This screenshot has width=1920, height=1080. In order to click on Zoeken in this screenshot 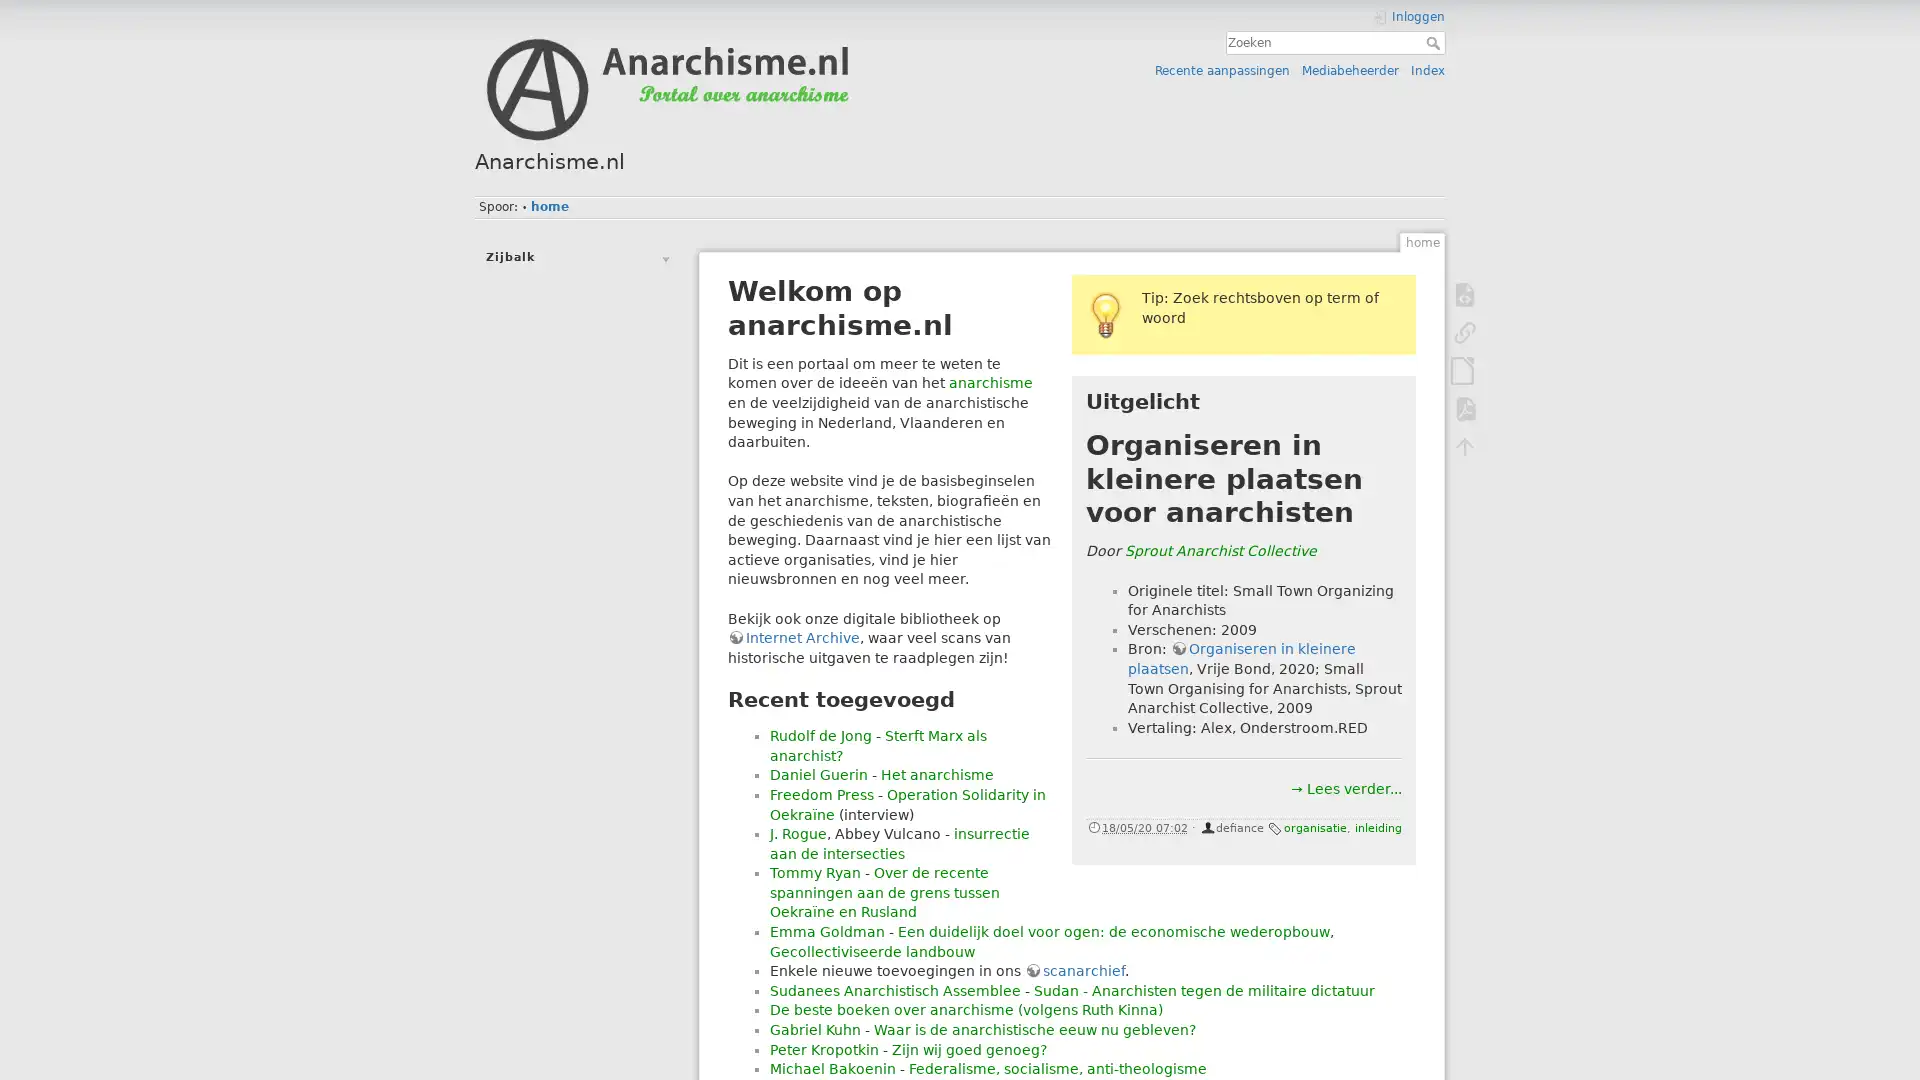, I will do `click(1434, 42)`.